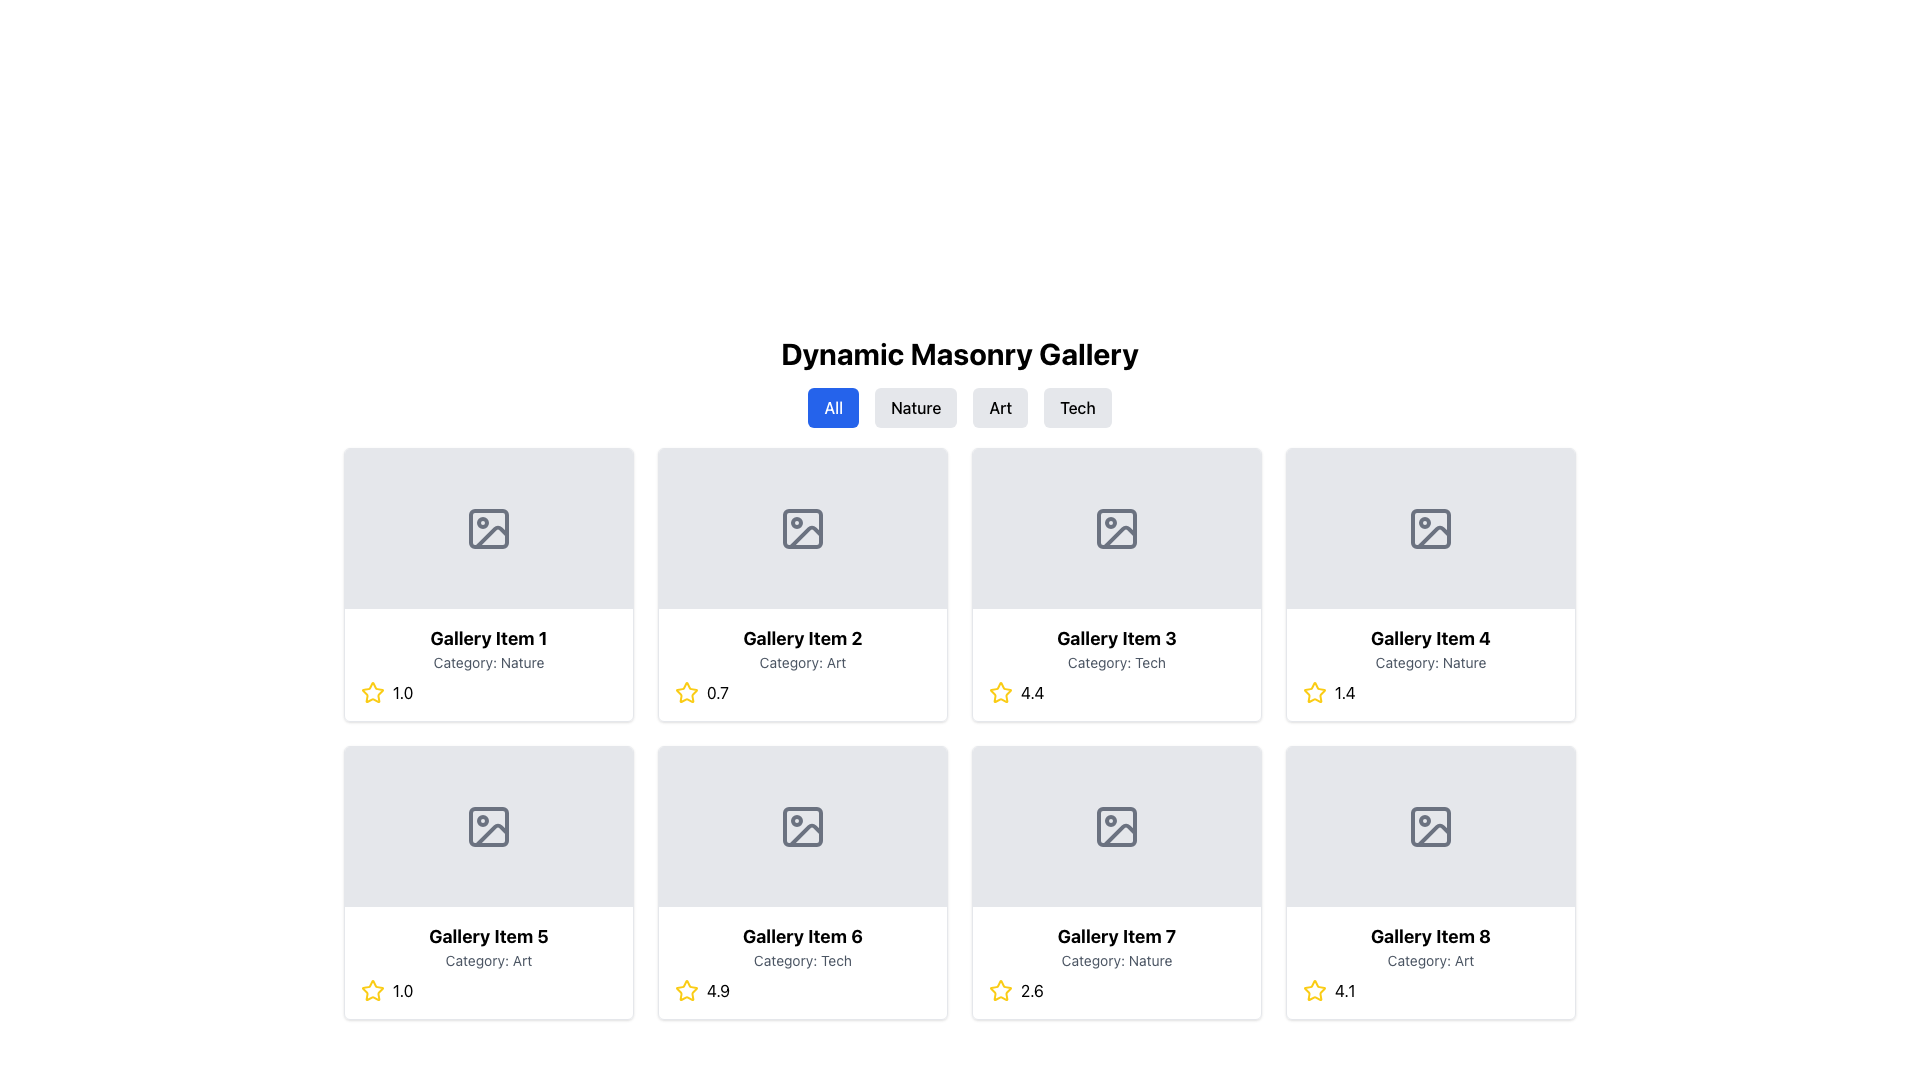 This screenshot has width=1920, height=1080. I want to click on the yellow star icon with a hollow center located under the 'Gallery Item 5' card in the grid layout, so click(373, 990).